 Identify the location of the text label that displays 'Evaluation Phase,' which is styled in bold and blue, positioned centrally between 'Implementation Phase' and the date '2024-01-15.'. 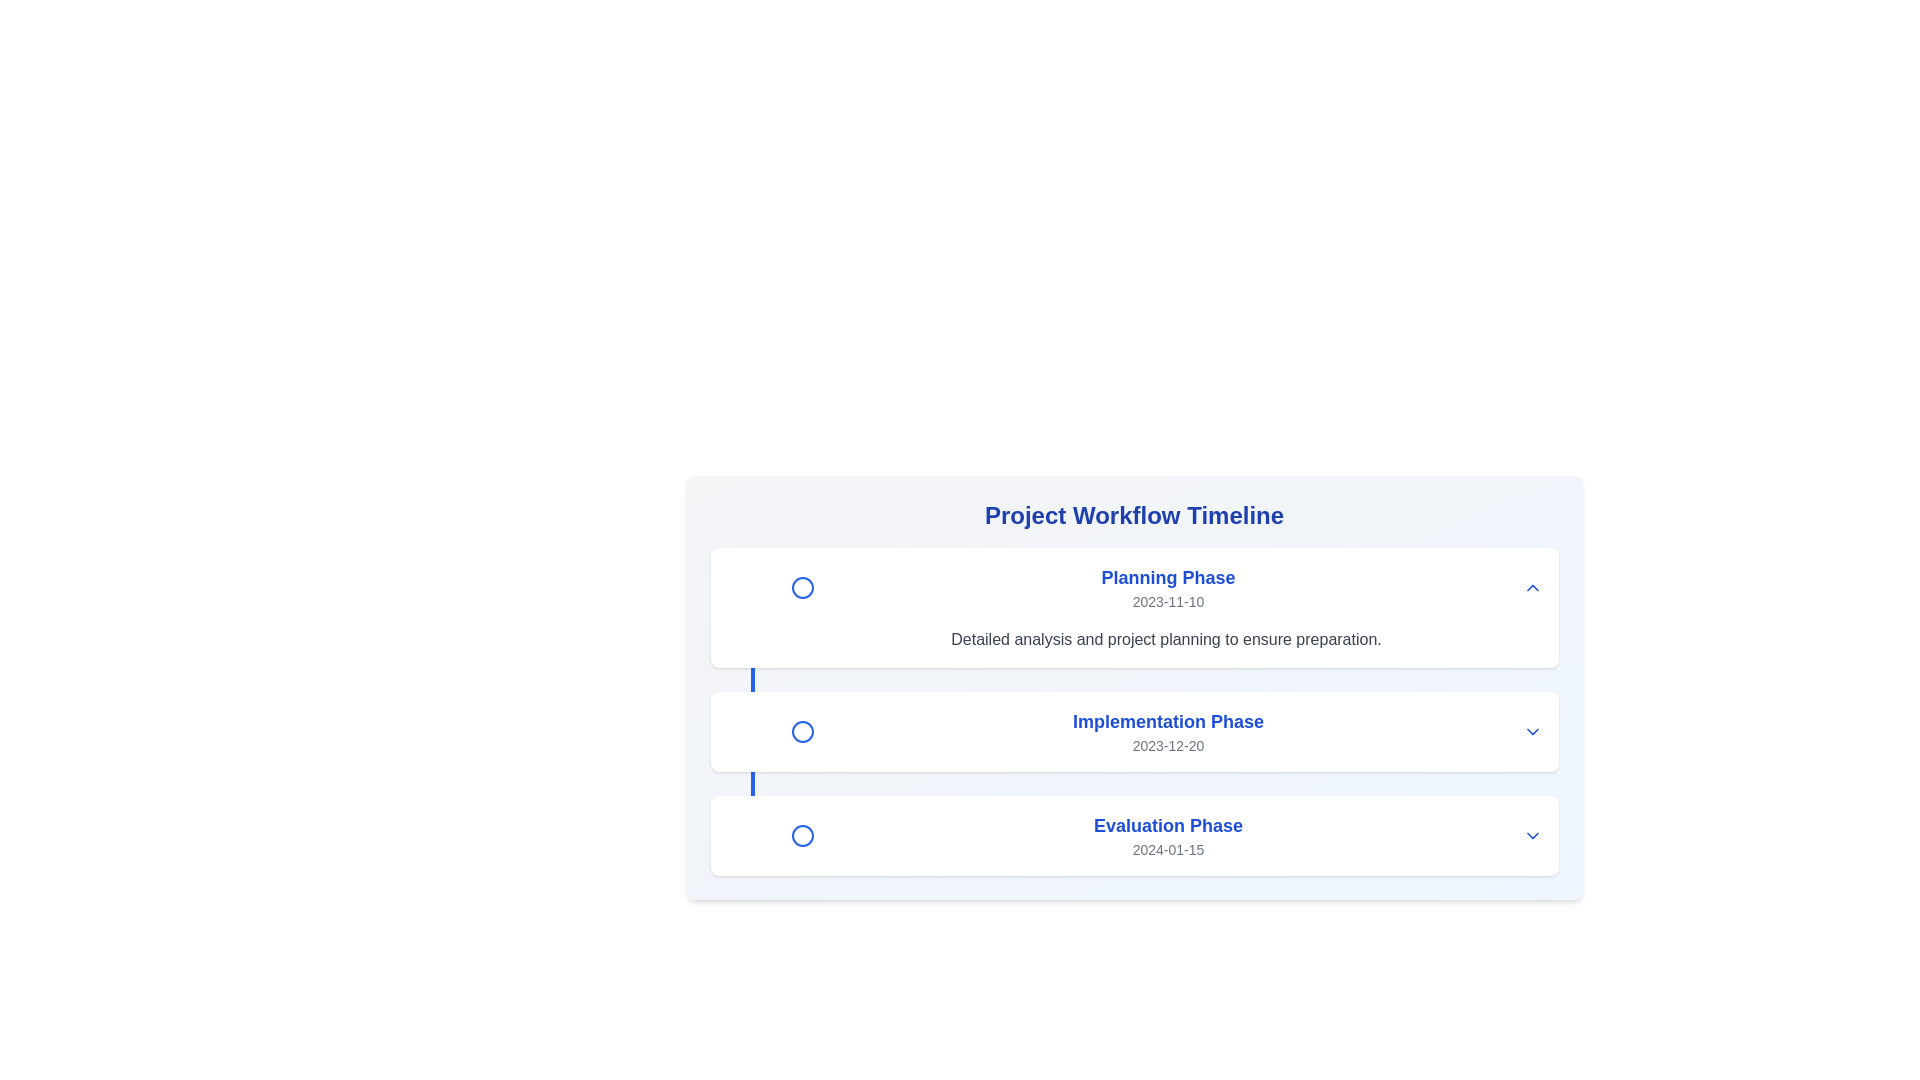
(1168, 825).